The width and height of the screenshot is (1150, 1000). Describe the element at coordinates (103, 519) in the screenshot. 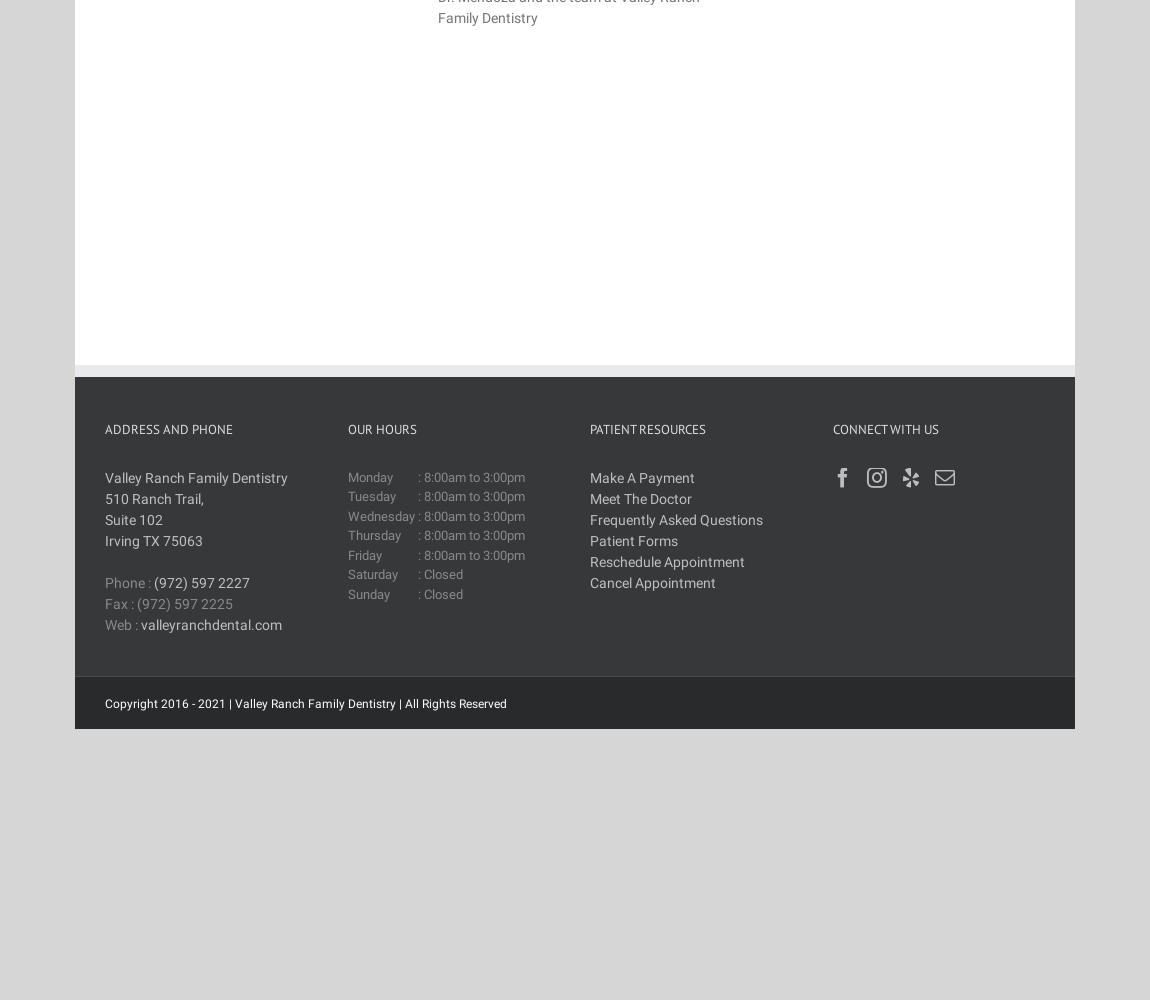

I see `'Suite 102'` at that location.